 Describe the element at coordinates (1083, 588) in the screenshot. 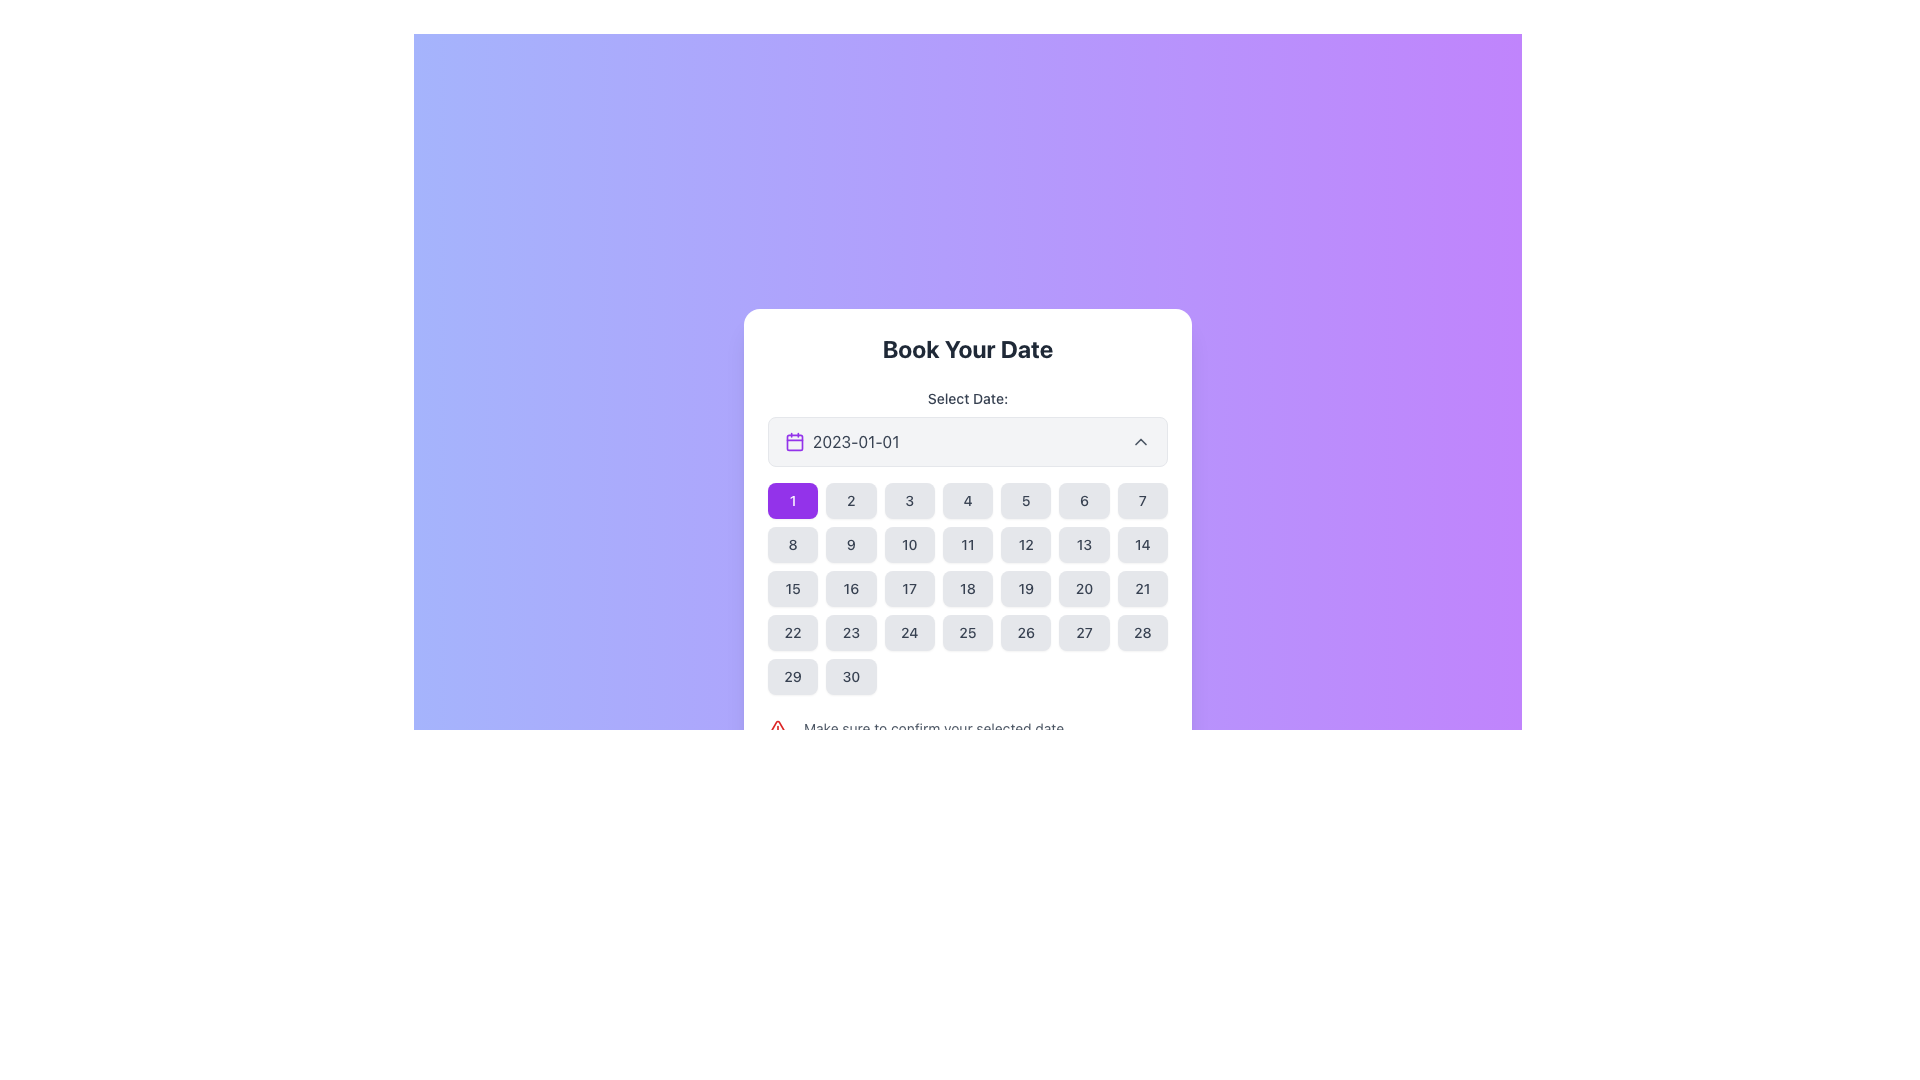

I see `the button labeled '20' in the date-picking interface` at that location.